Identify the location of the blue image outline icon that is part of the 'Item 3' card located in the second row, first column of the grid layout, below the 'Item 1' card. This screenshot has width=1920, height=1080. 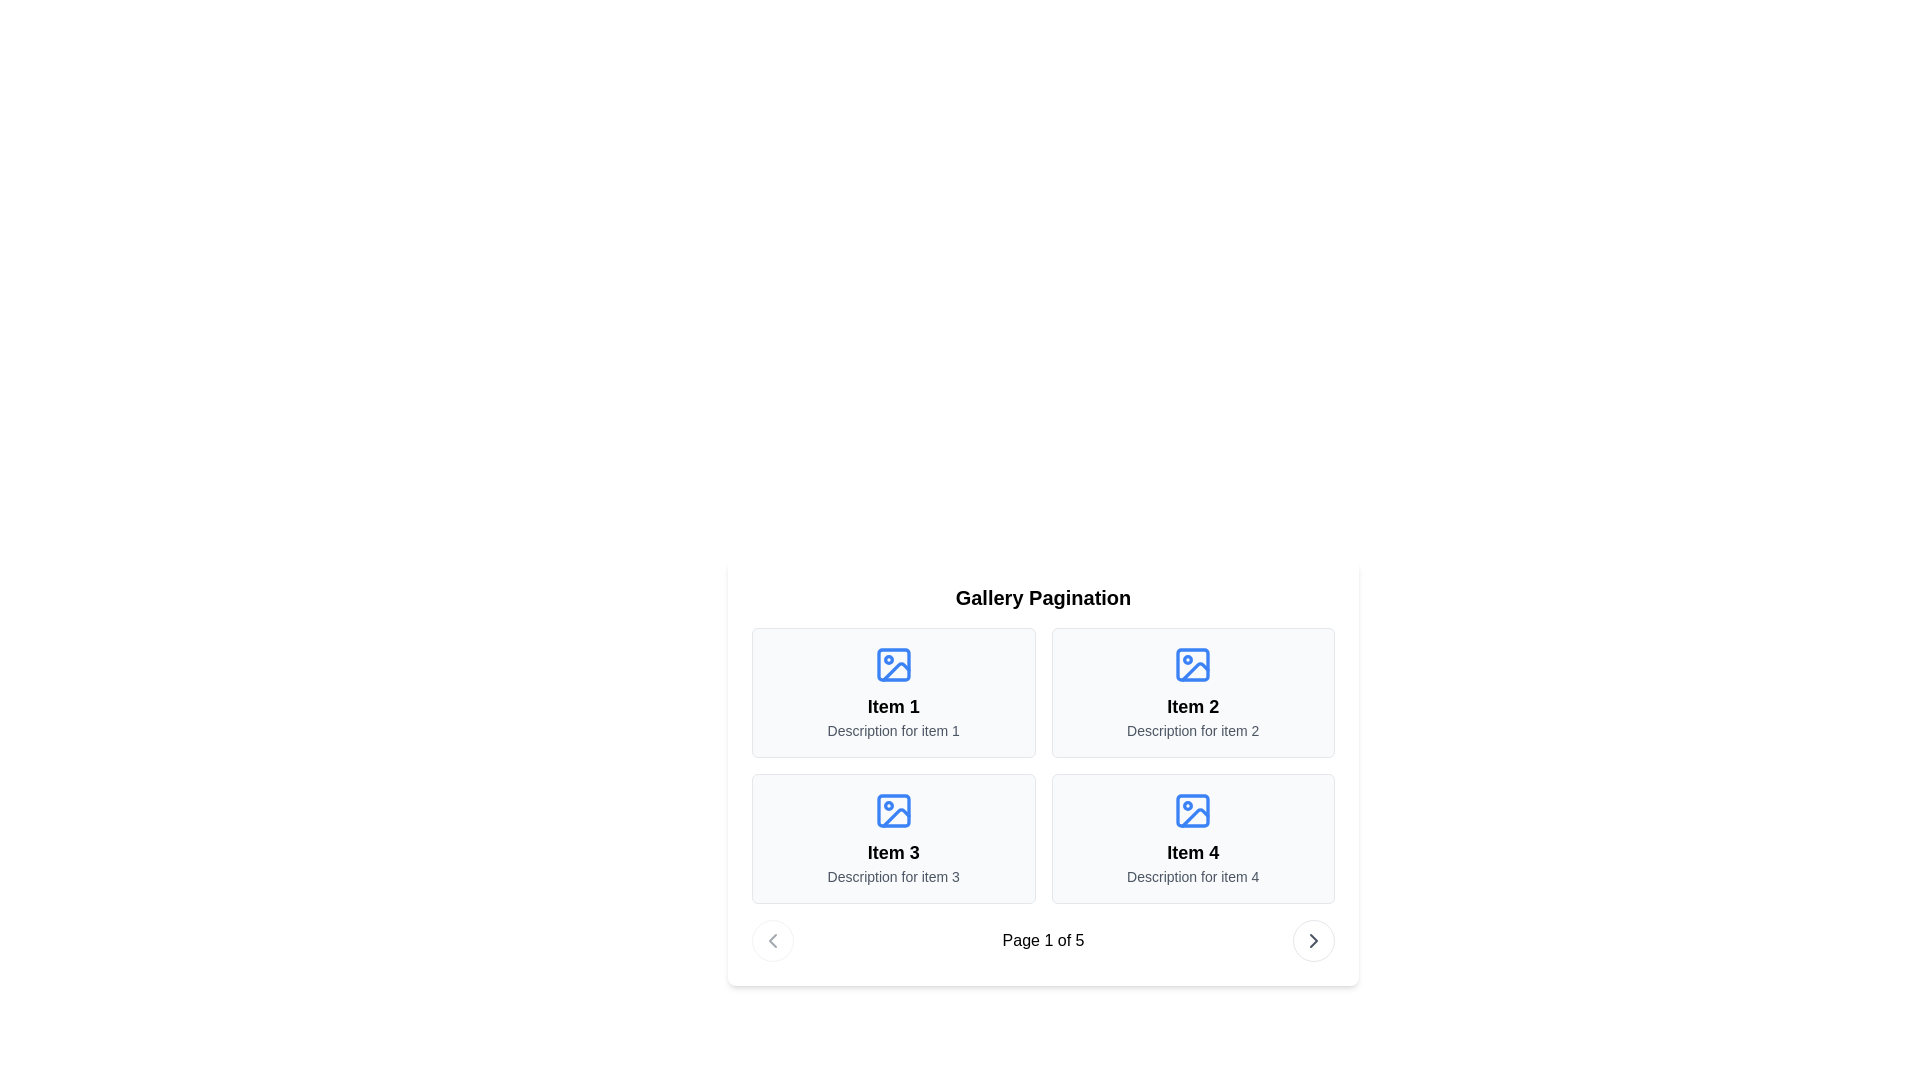
(892, 810).